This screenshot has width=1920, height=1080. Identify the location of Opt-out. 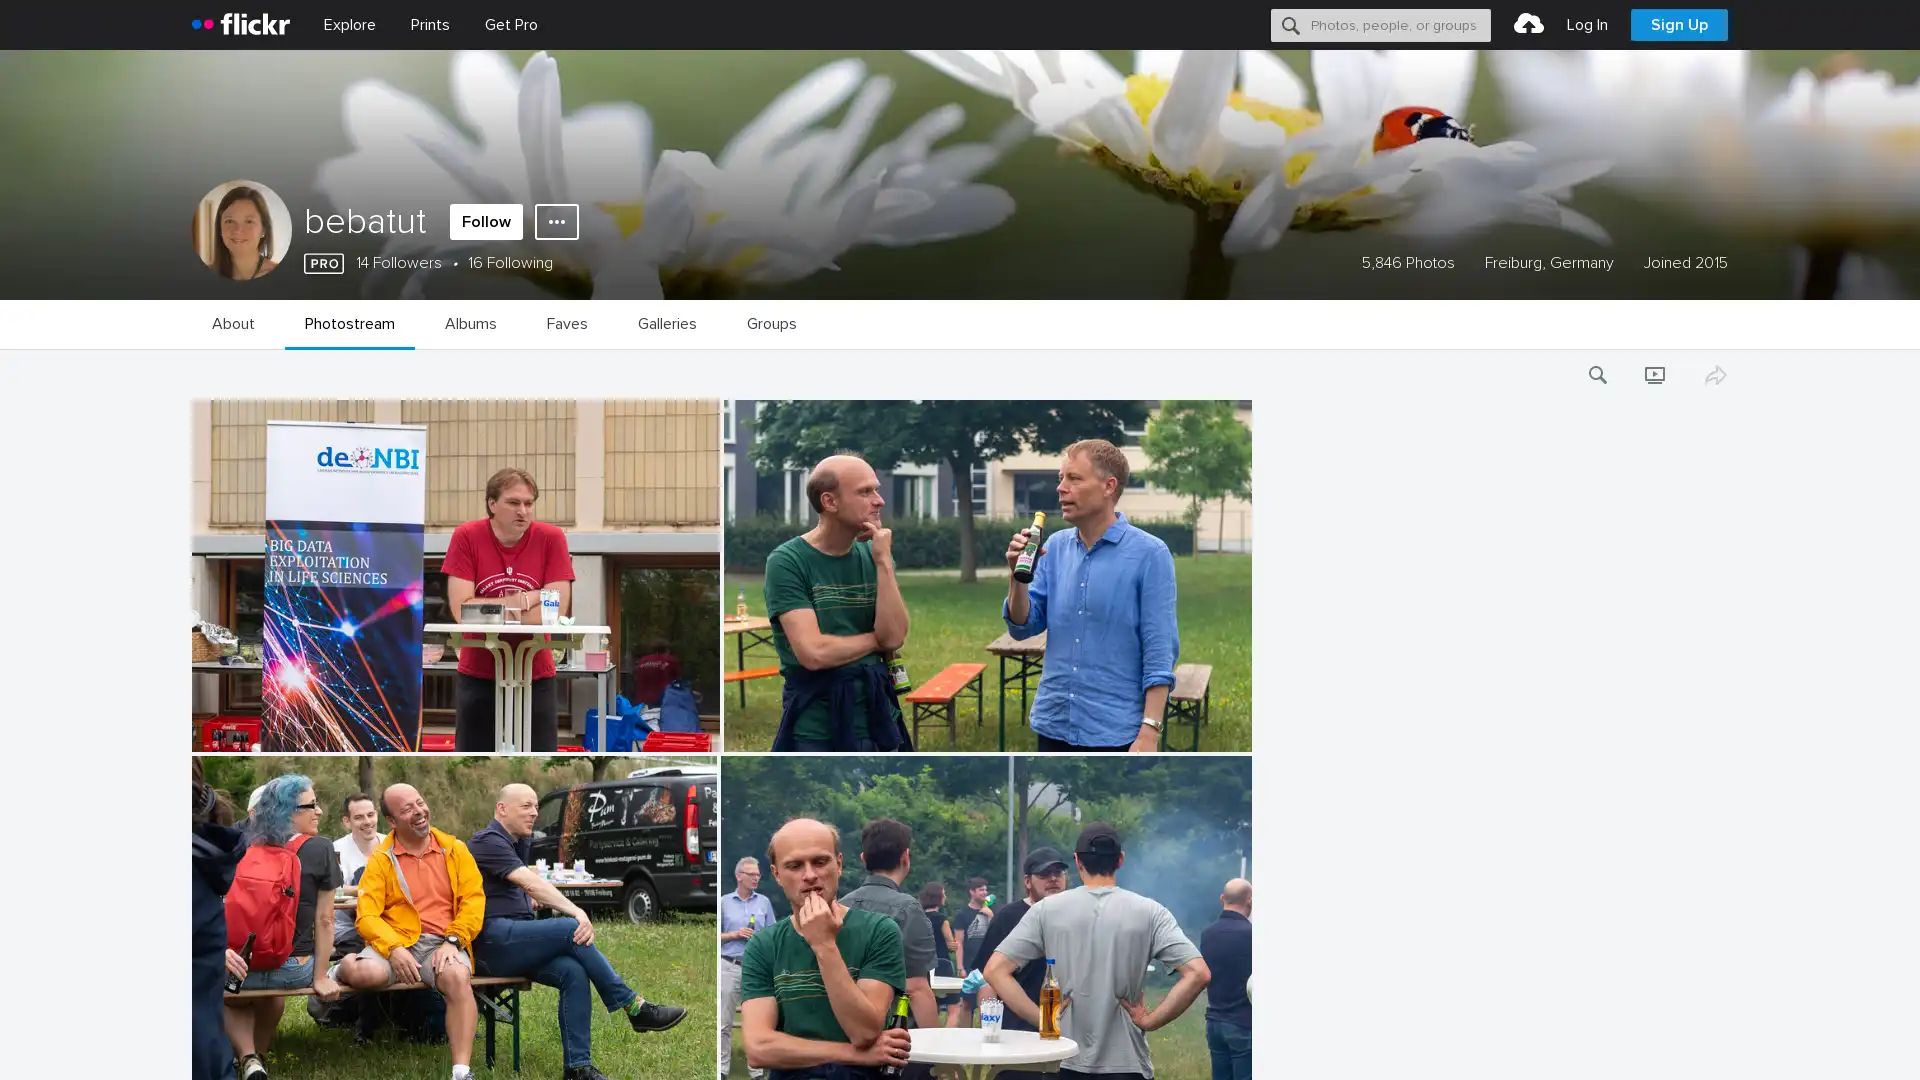
(1616, 1041).